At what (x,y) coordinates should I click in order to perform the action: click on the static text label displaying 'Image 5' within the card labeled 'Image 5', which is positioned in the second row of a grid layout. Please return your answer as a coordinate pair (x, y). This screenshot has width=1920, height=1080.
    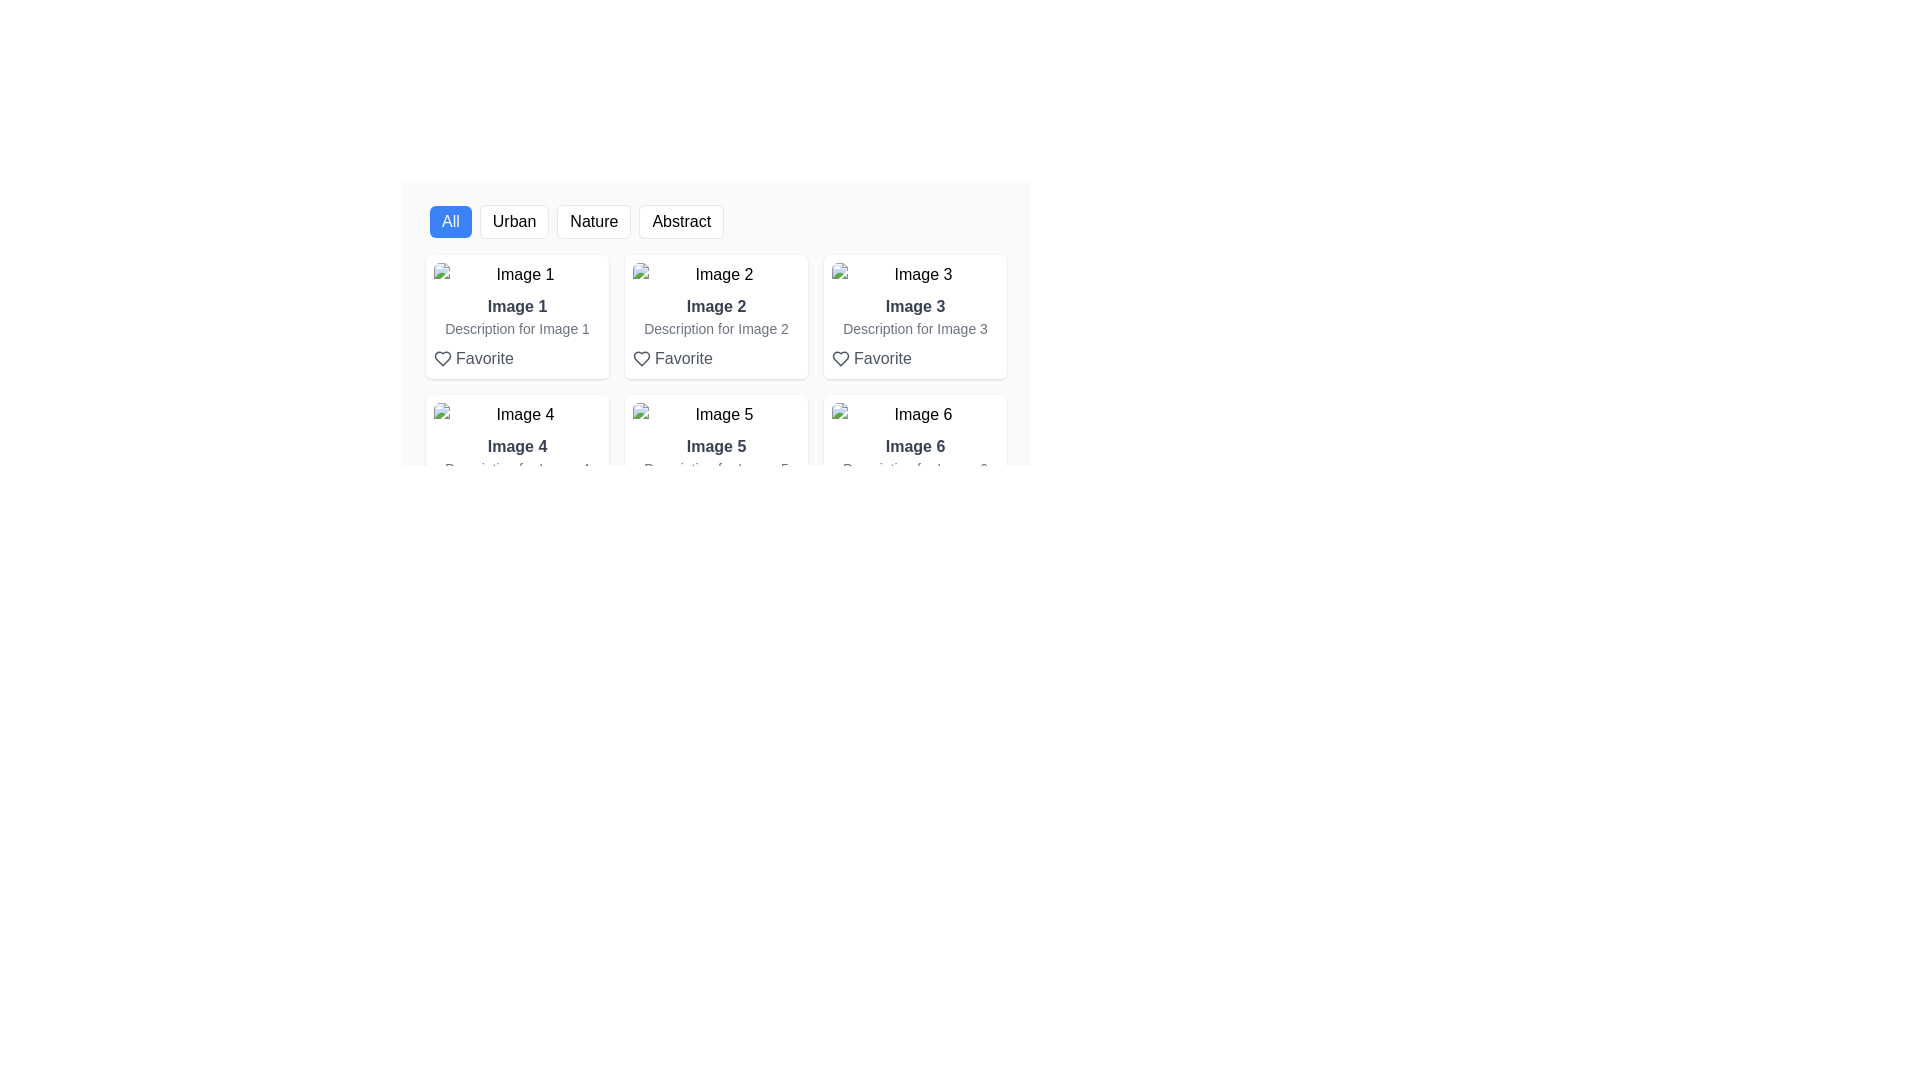
    Looking at the image, I should click on (716, 446).